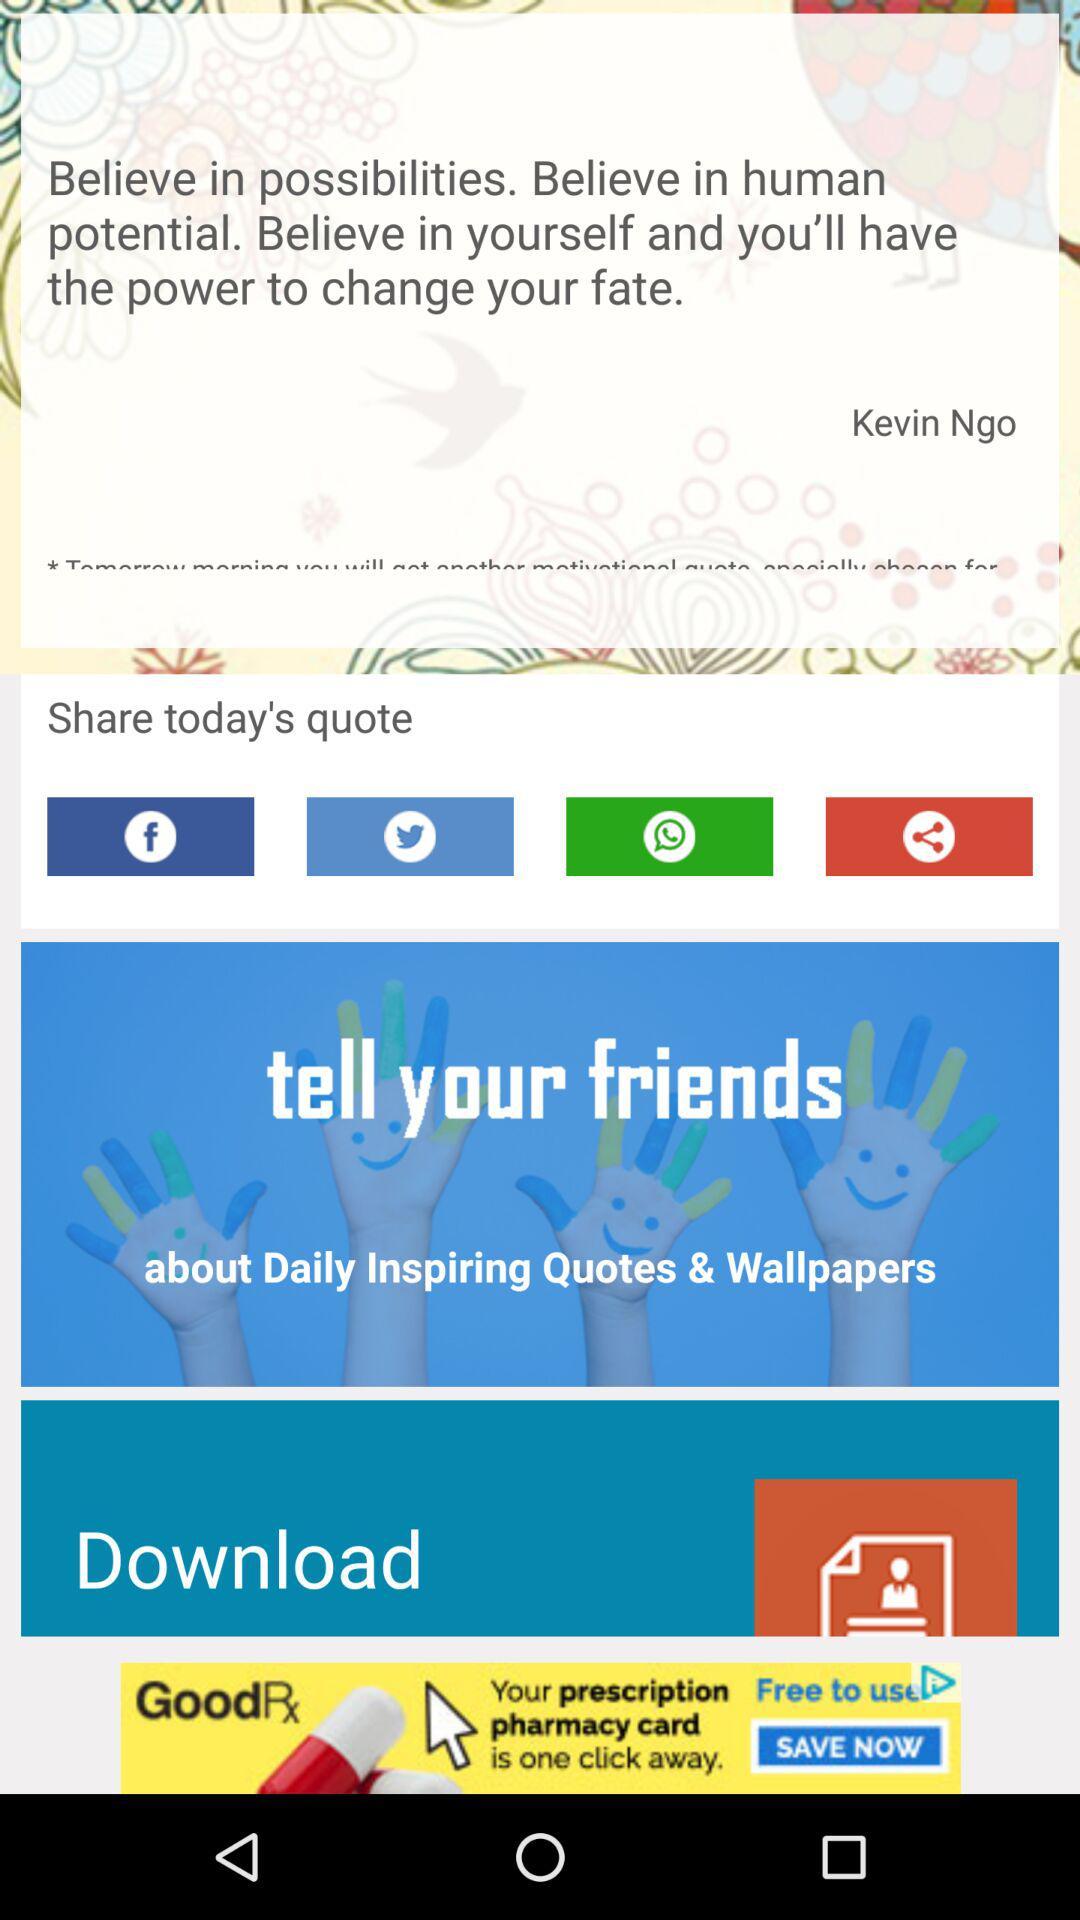 This screenshot has height=1920, width=1080. I want to click on advertisement page, so click(540, 1727).